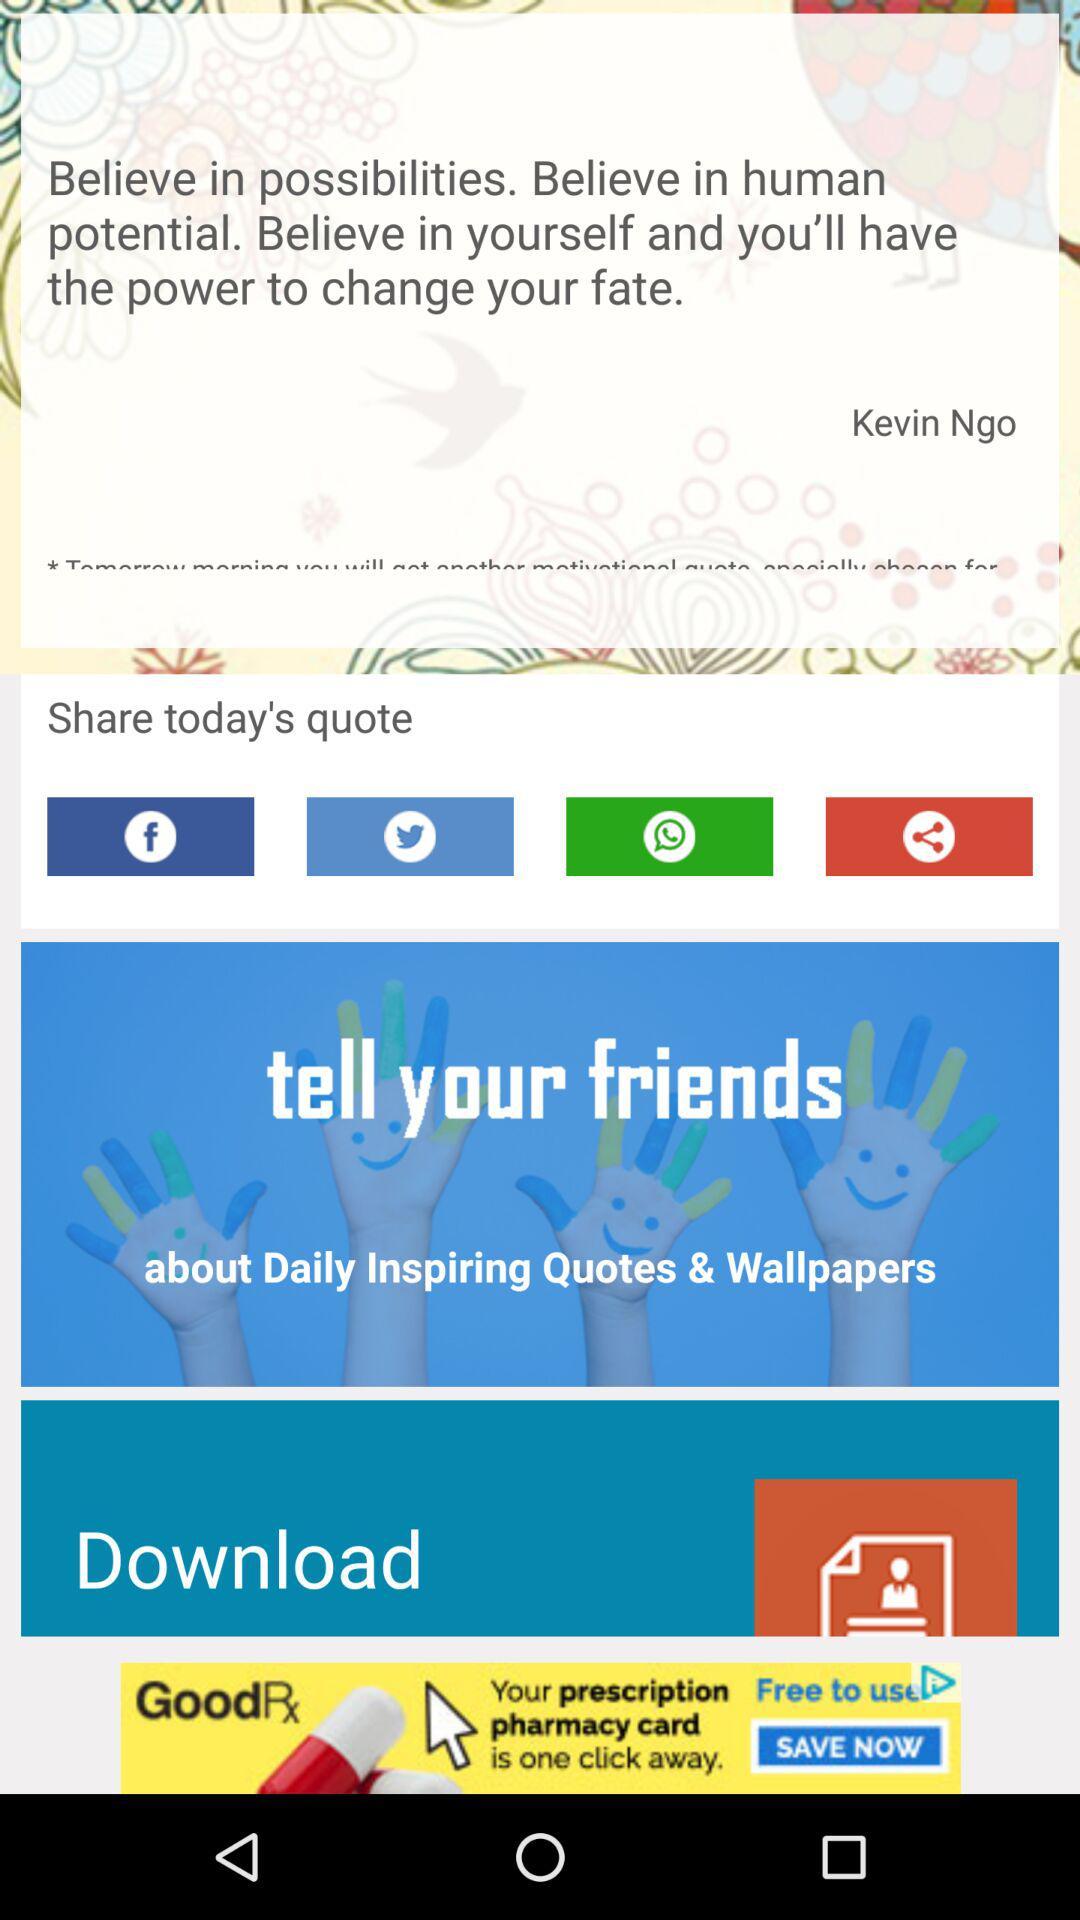 This screenshot has height=1920, width=1080. I want to click on advertisement page, so click(540, 1727).